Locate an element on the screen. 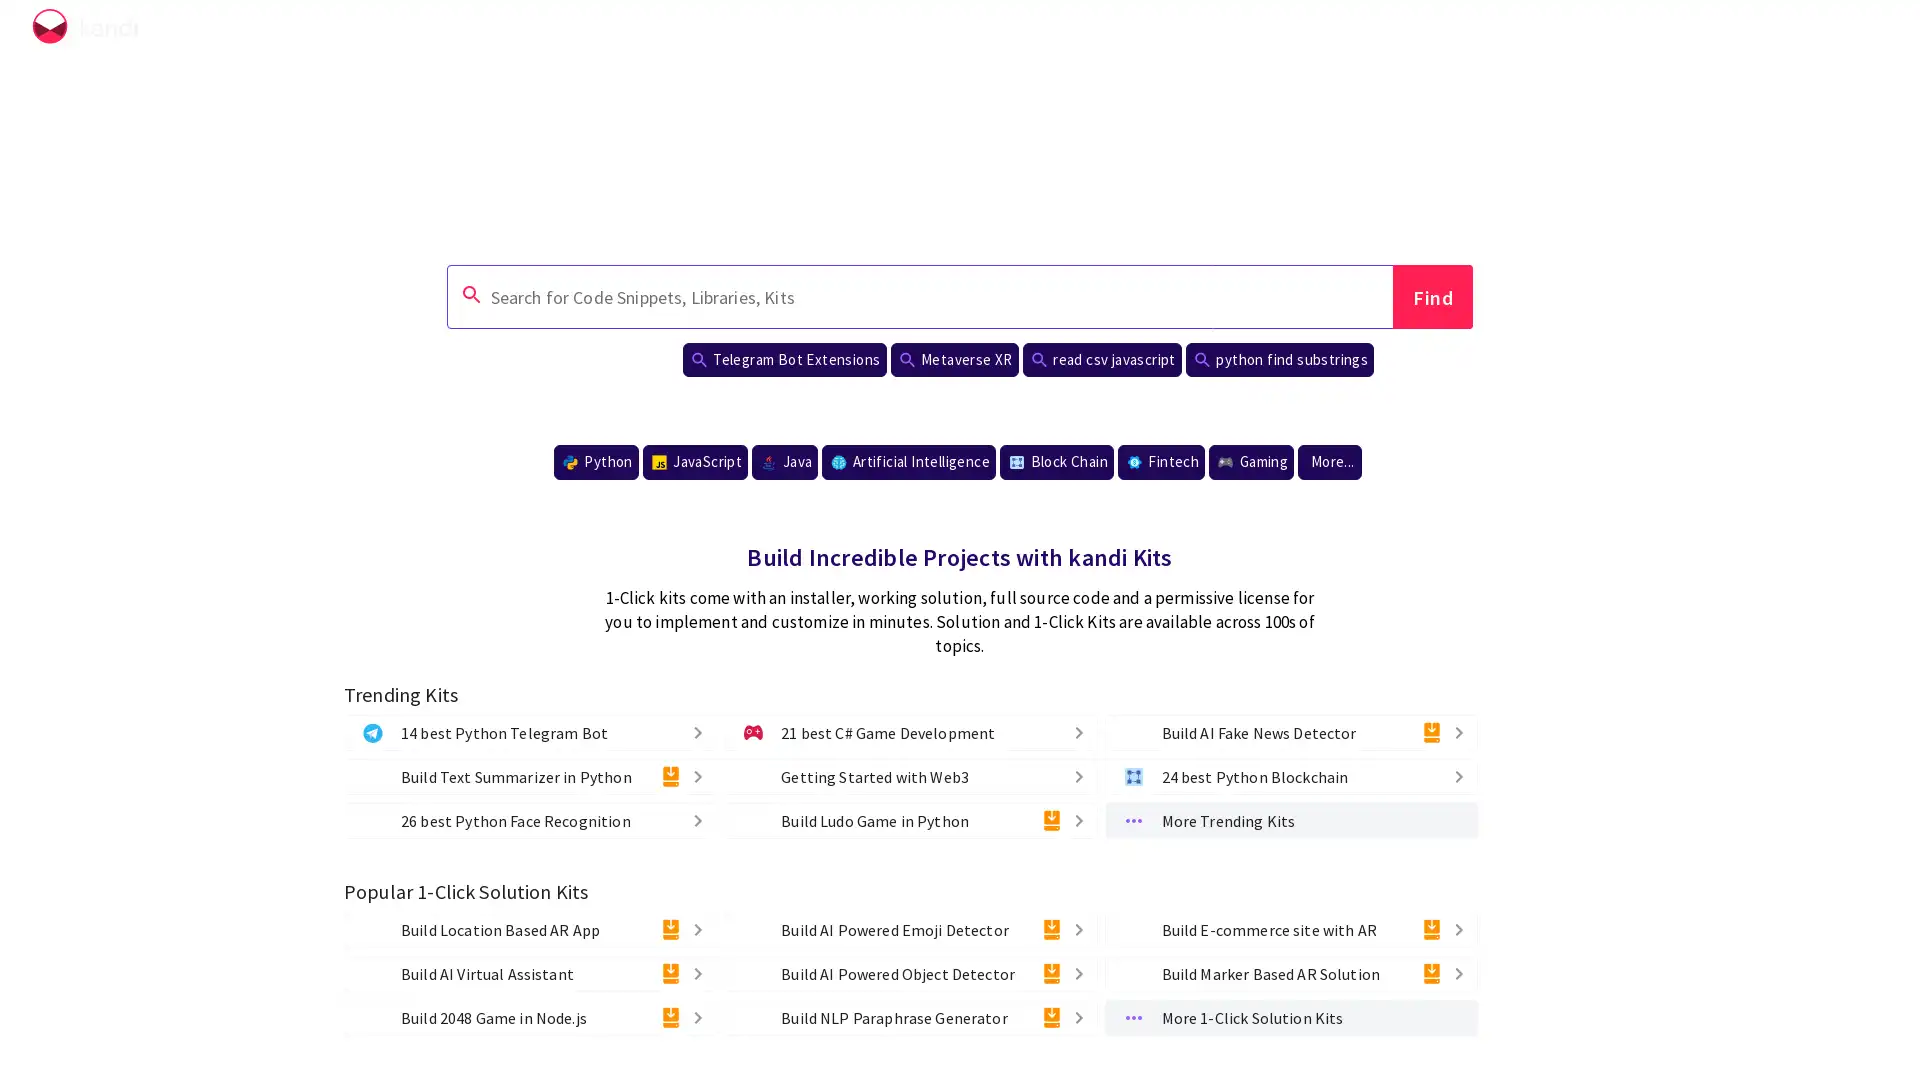 The height and width of the screenshot is (1080, 1920). delete is located at coordinates (1077, 774).